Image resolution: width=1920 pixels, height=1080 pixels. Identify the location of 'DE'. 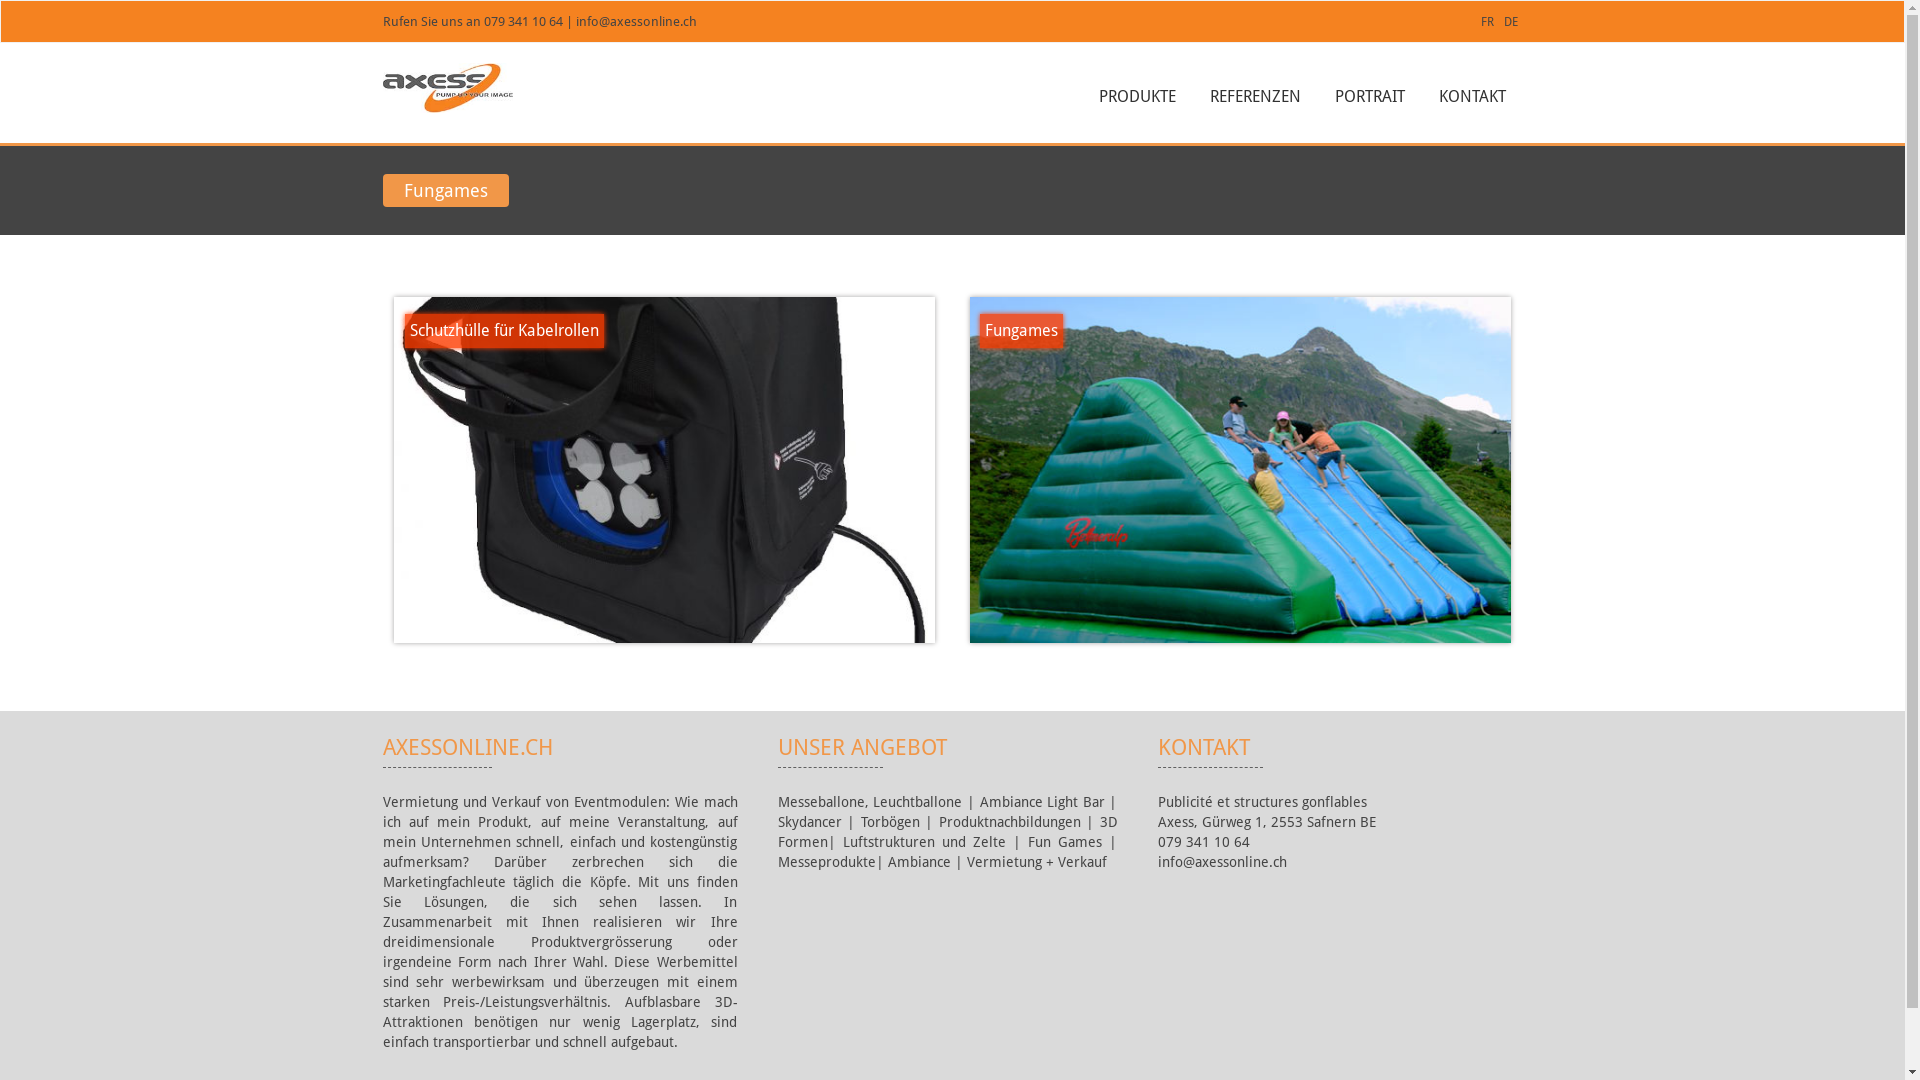
(1503, 22).